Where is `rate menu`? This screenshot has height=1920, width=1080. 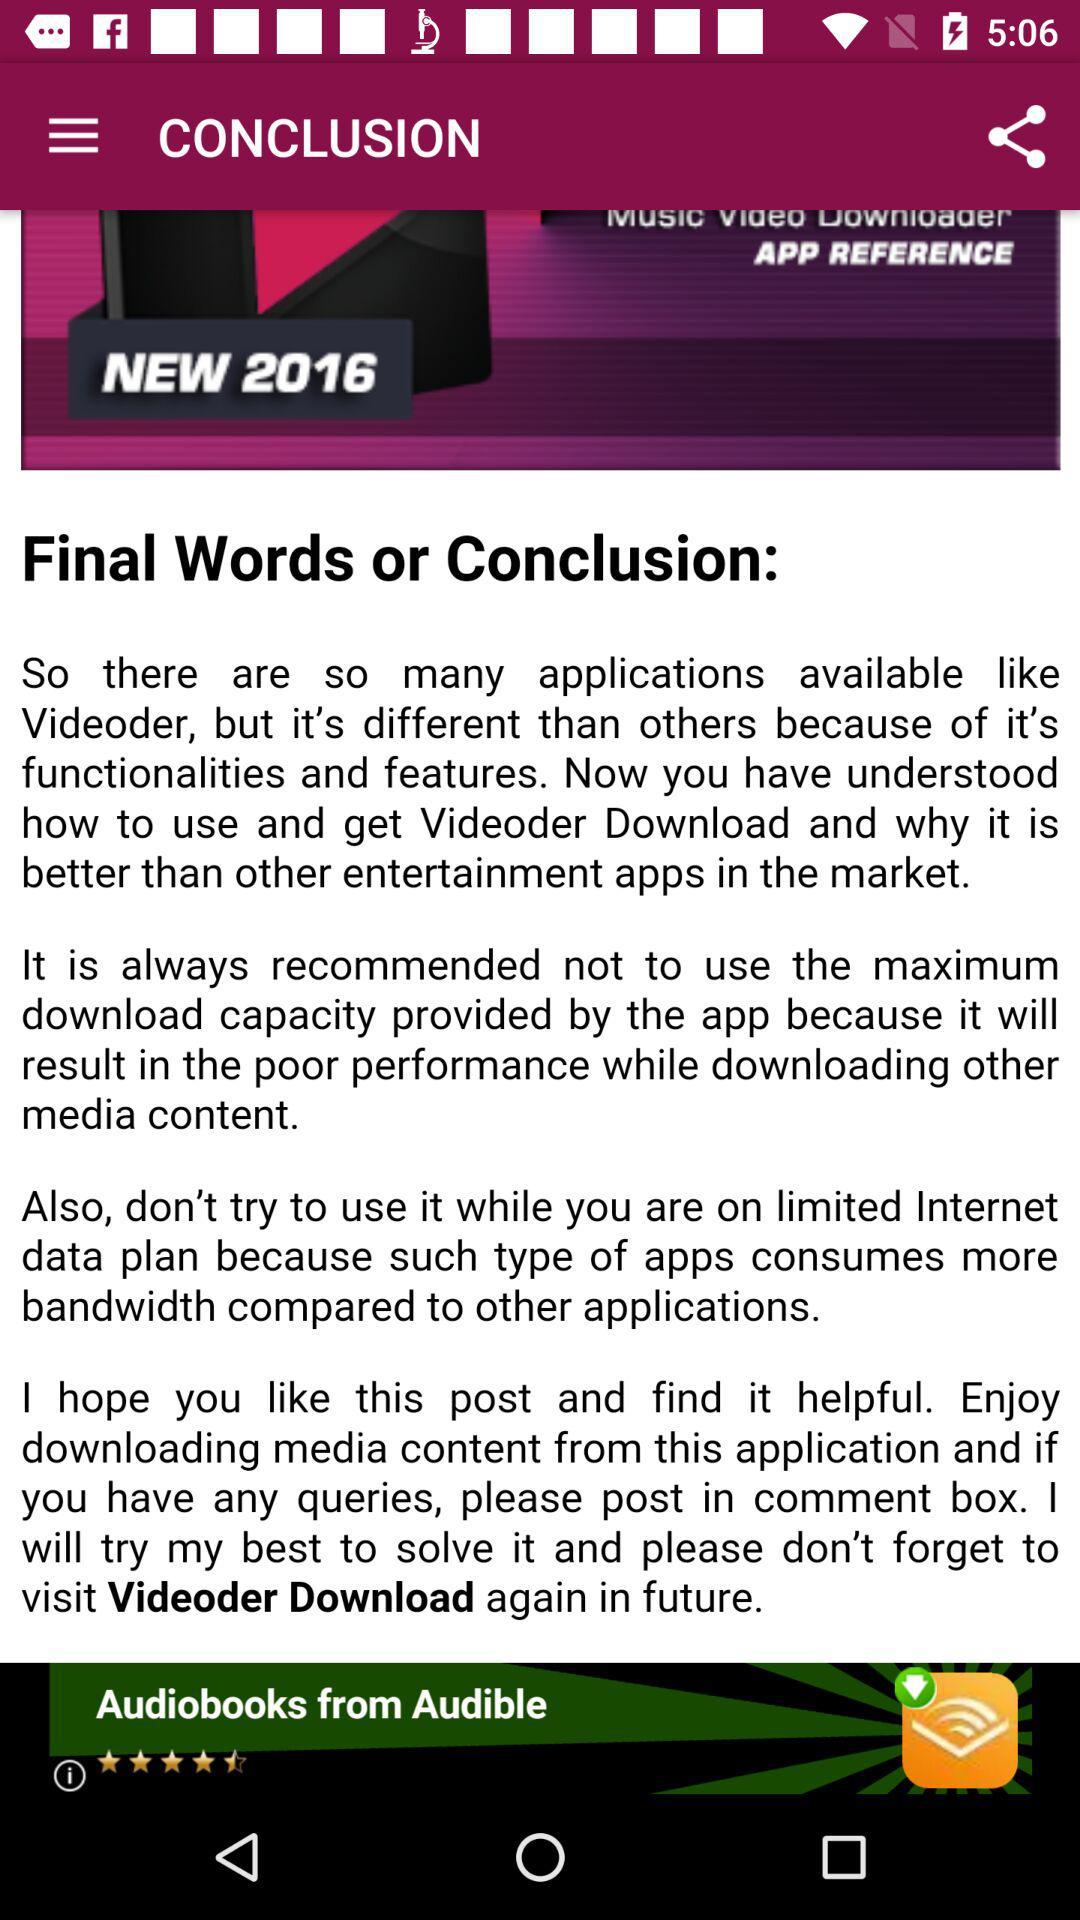
rate menu is located at coordinates (538, 1727).